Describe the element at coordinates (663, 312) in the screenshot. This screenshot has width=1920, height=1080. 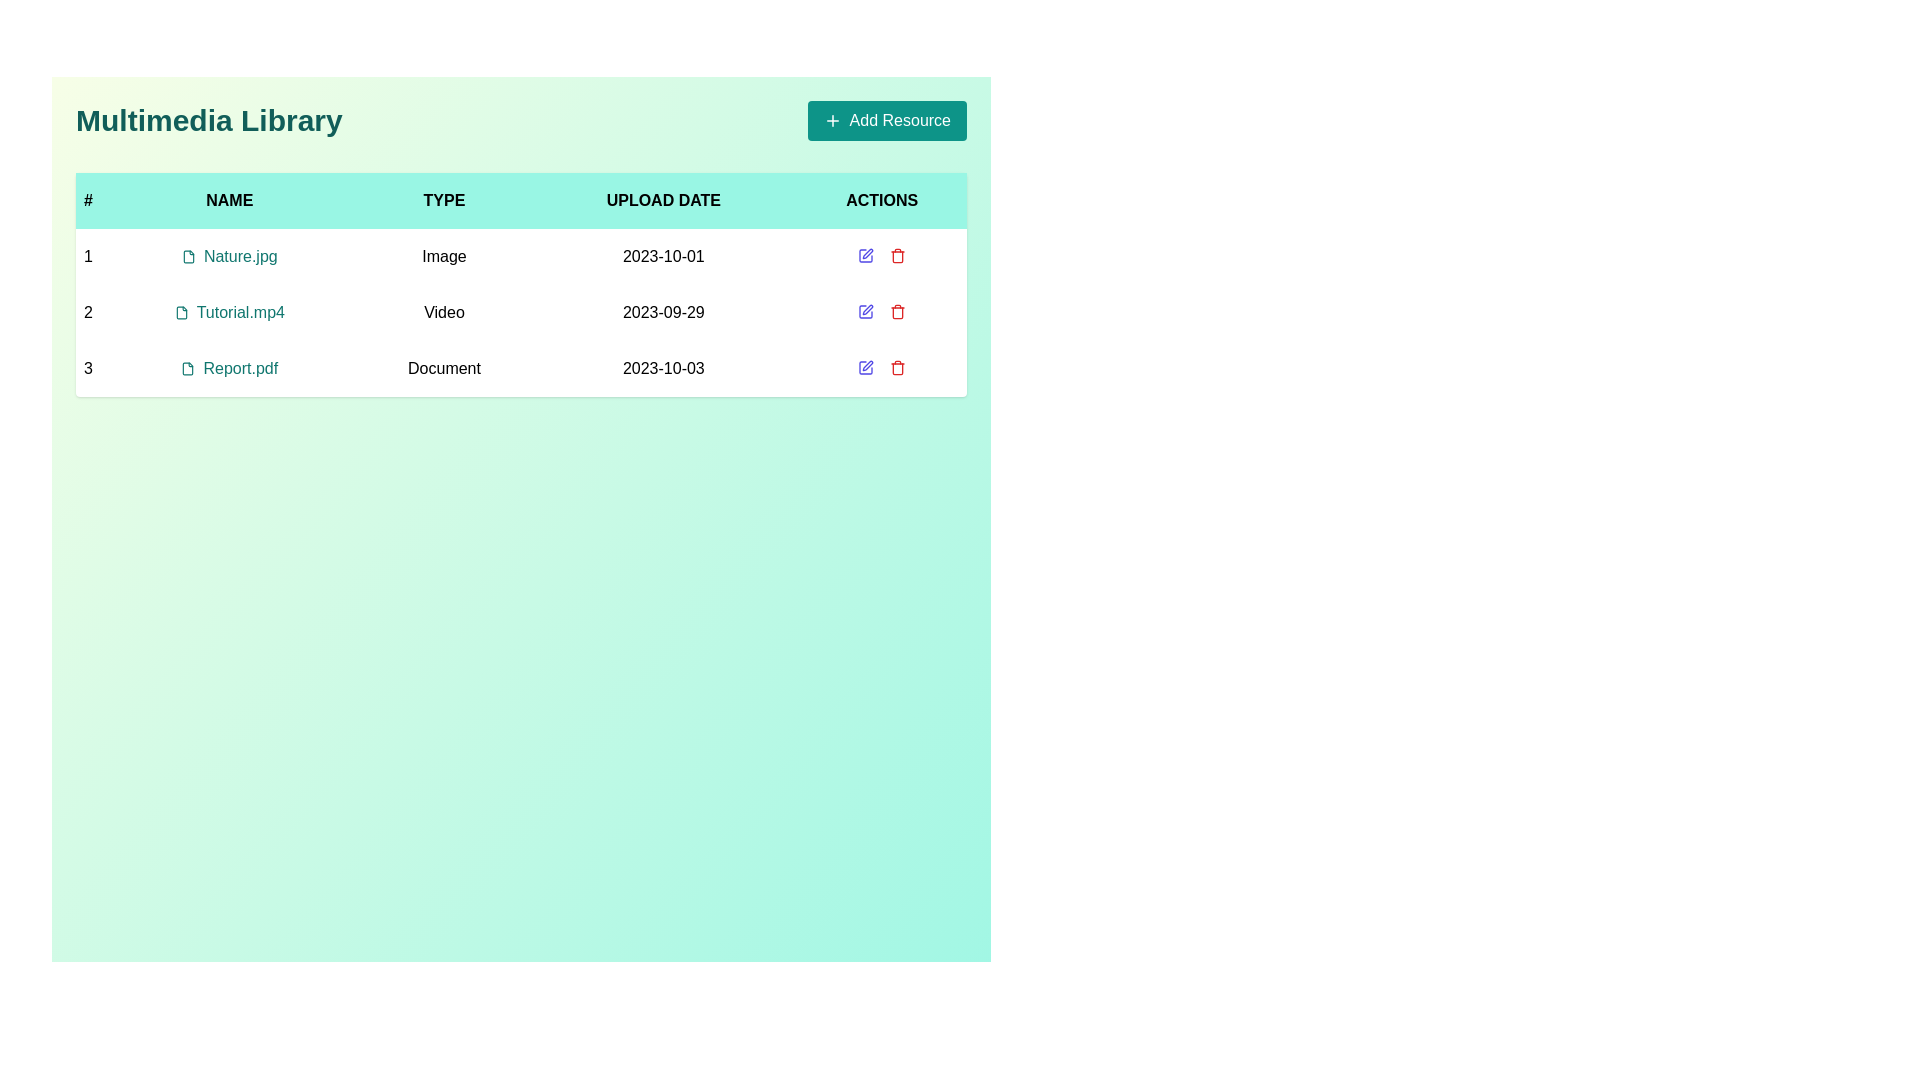
I see `date displayed as '2023-09-29' in the second row of the table under the 'UPLOAD DATE' column, aligned with the 'Tutorial.mp4' entry` at that location.